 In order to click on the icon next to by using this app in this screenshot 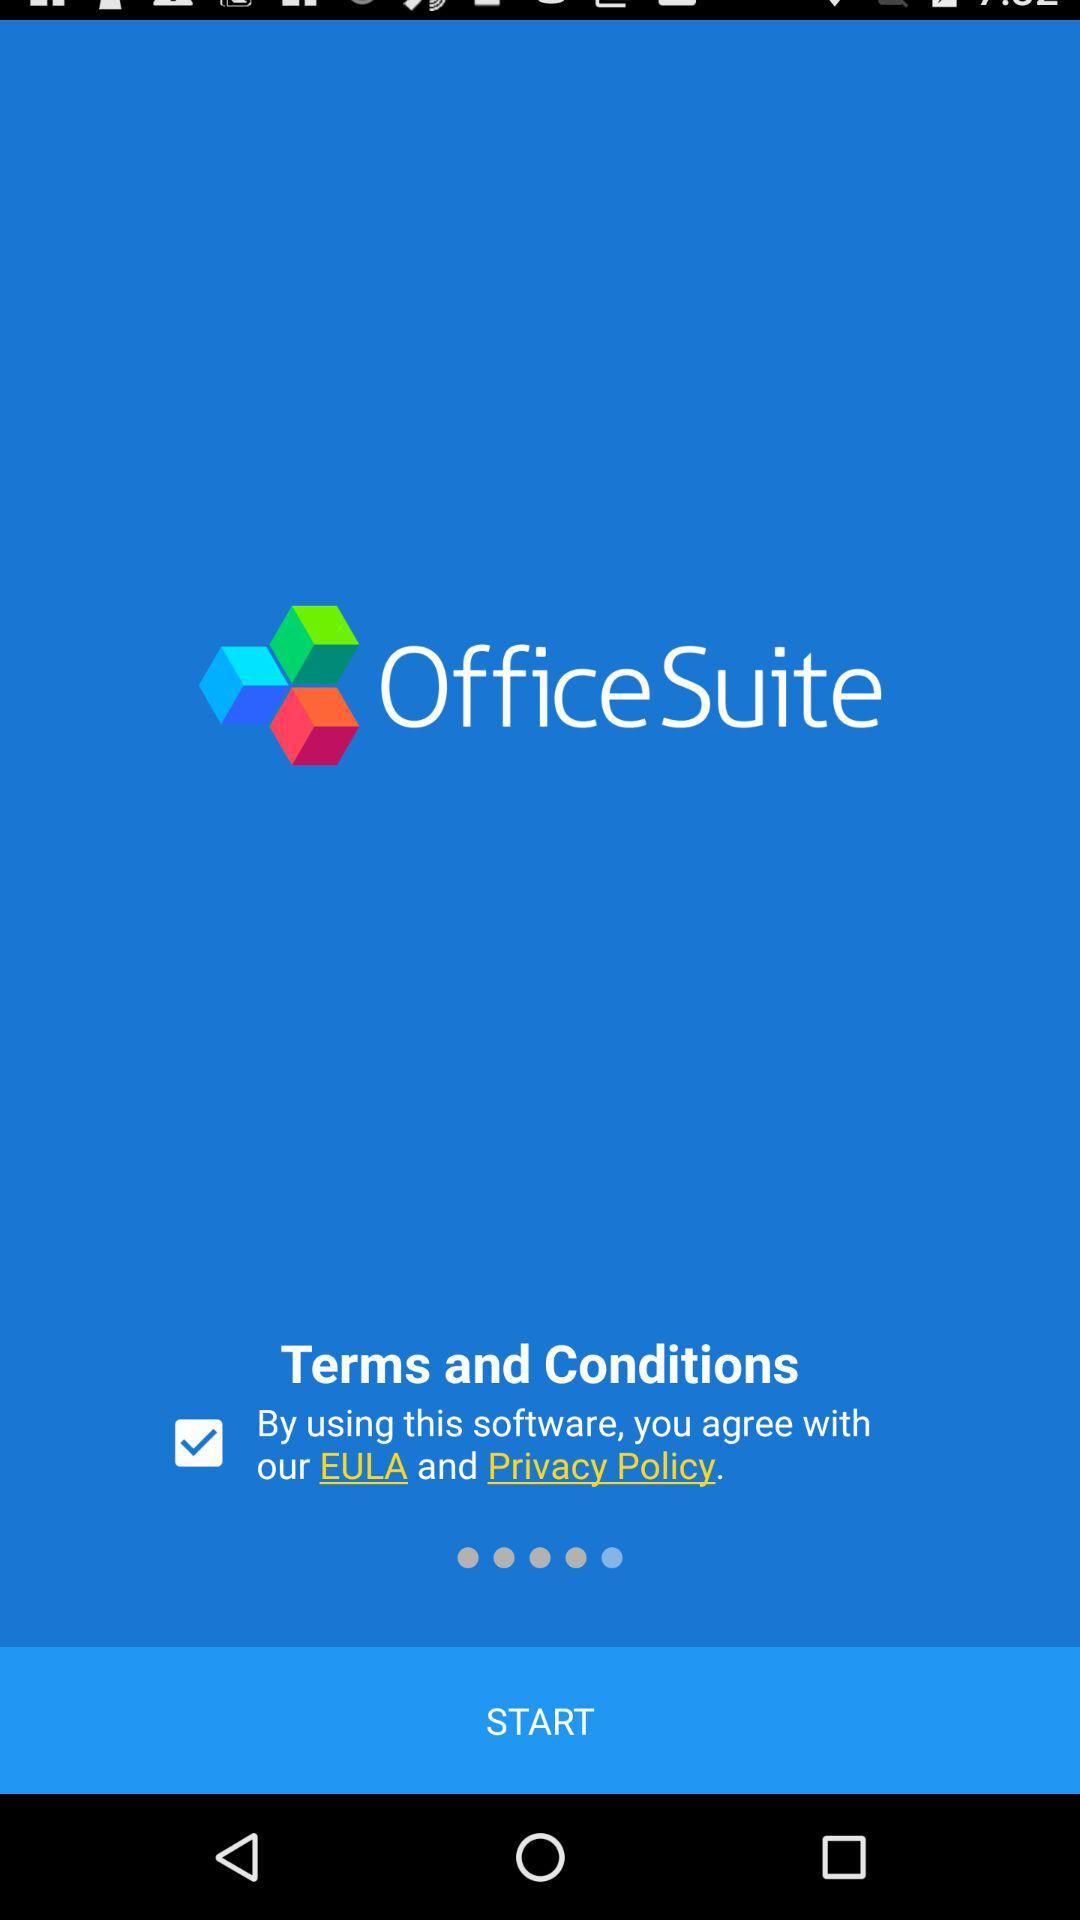, I will do `click(198, 1443)`.